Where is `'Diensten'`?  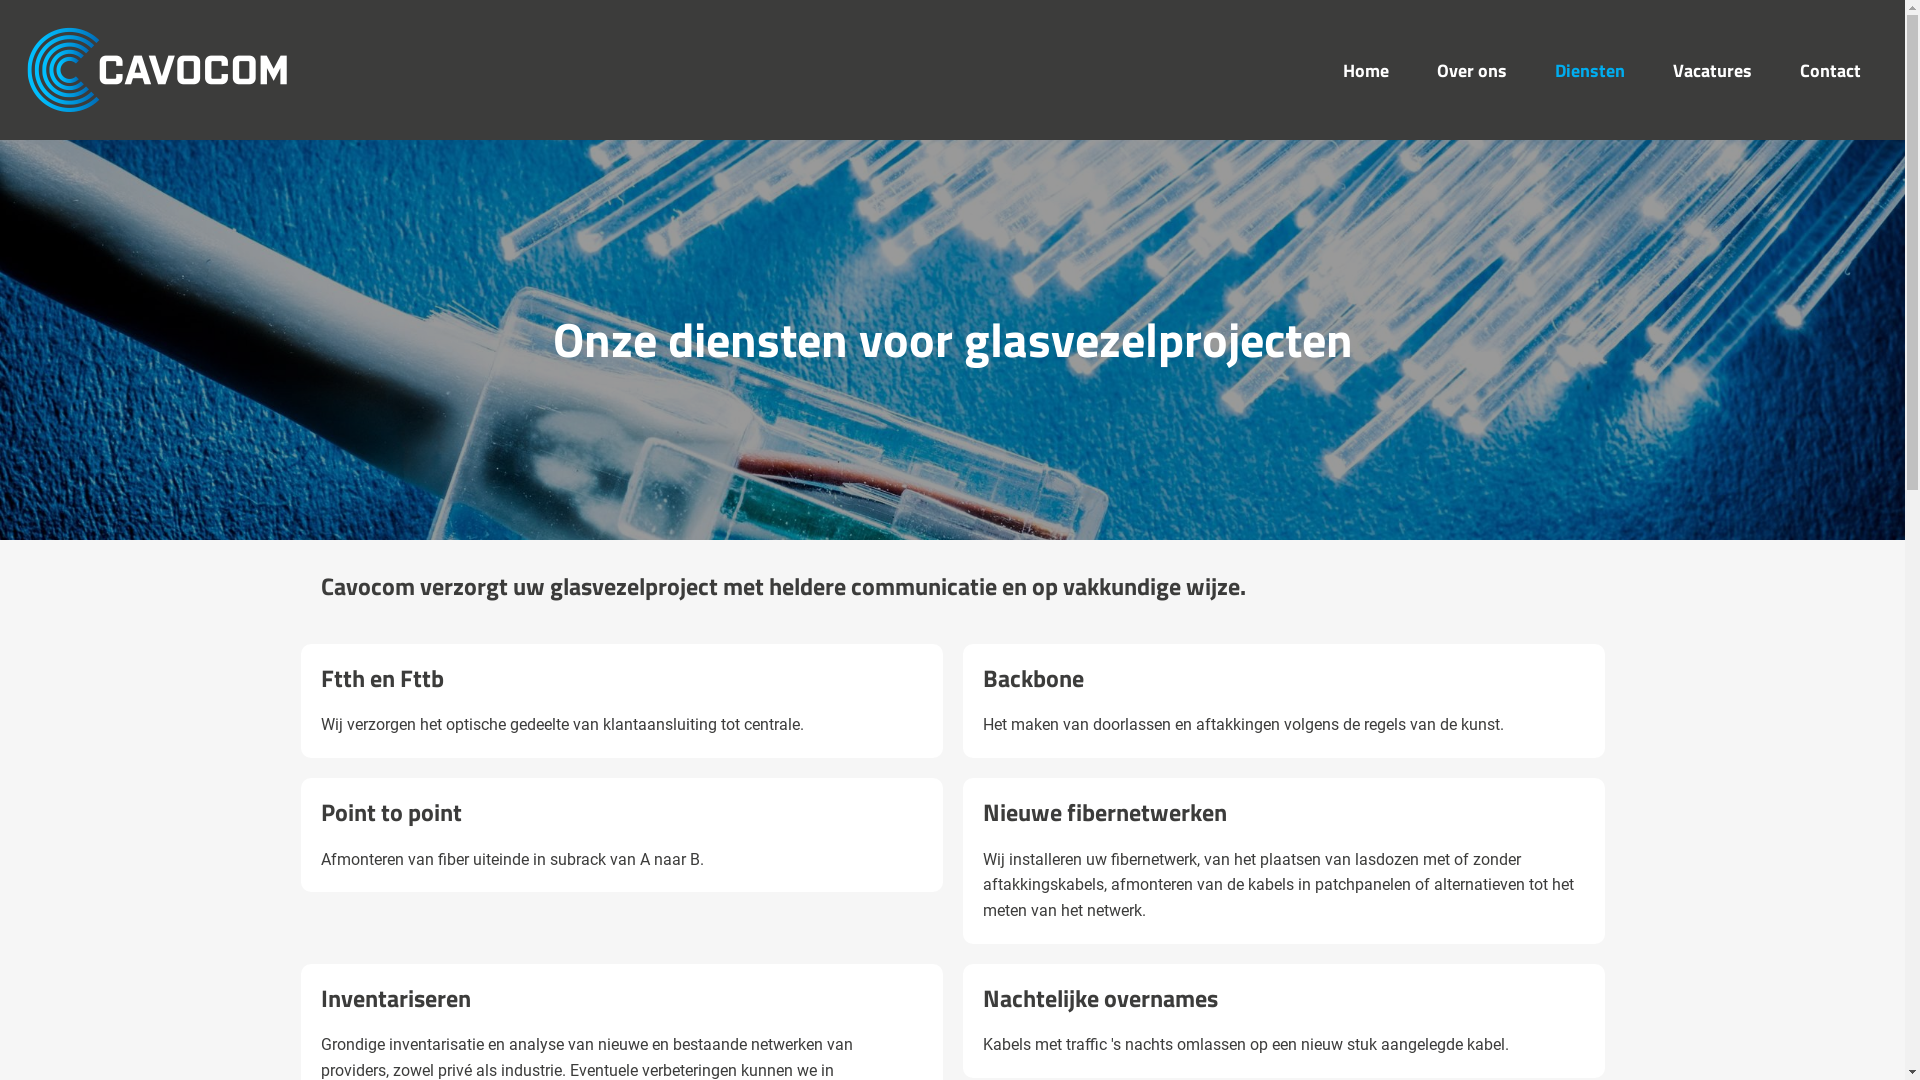
'Diensten' is located at coordinates (1588, 68).